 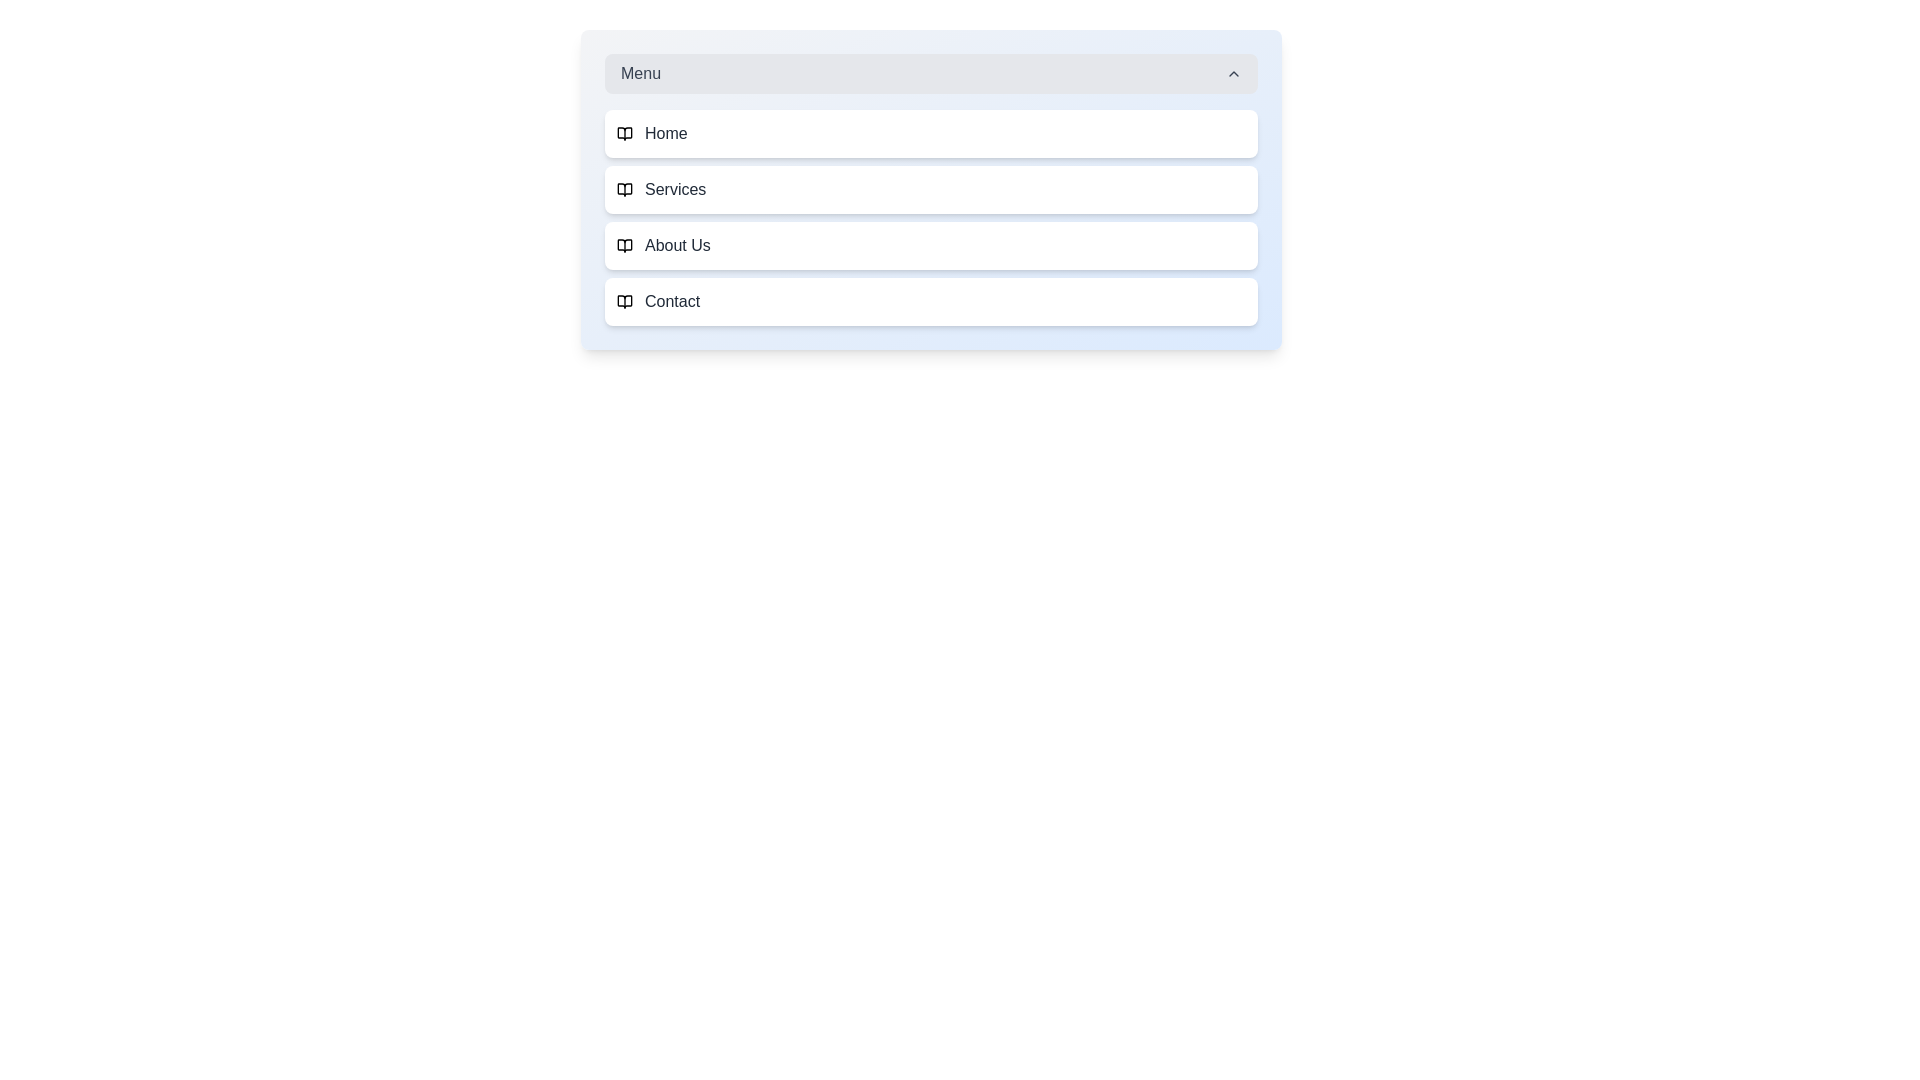 What do you see at coordinates (930, 301) in the screenshot?
I see `the fourth item in the vertical menu labeled 'Contact'` at bounding box center [930, 301].